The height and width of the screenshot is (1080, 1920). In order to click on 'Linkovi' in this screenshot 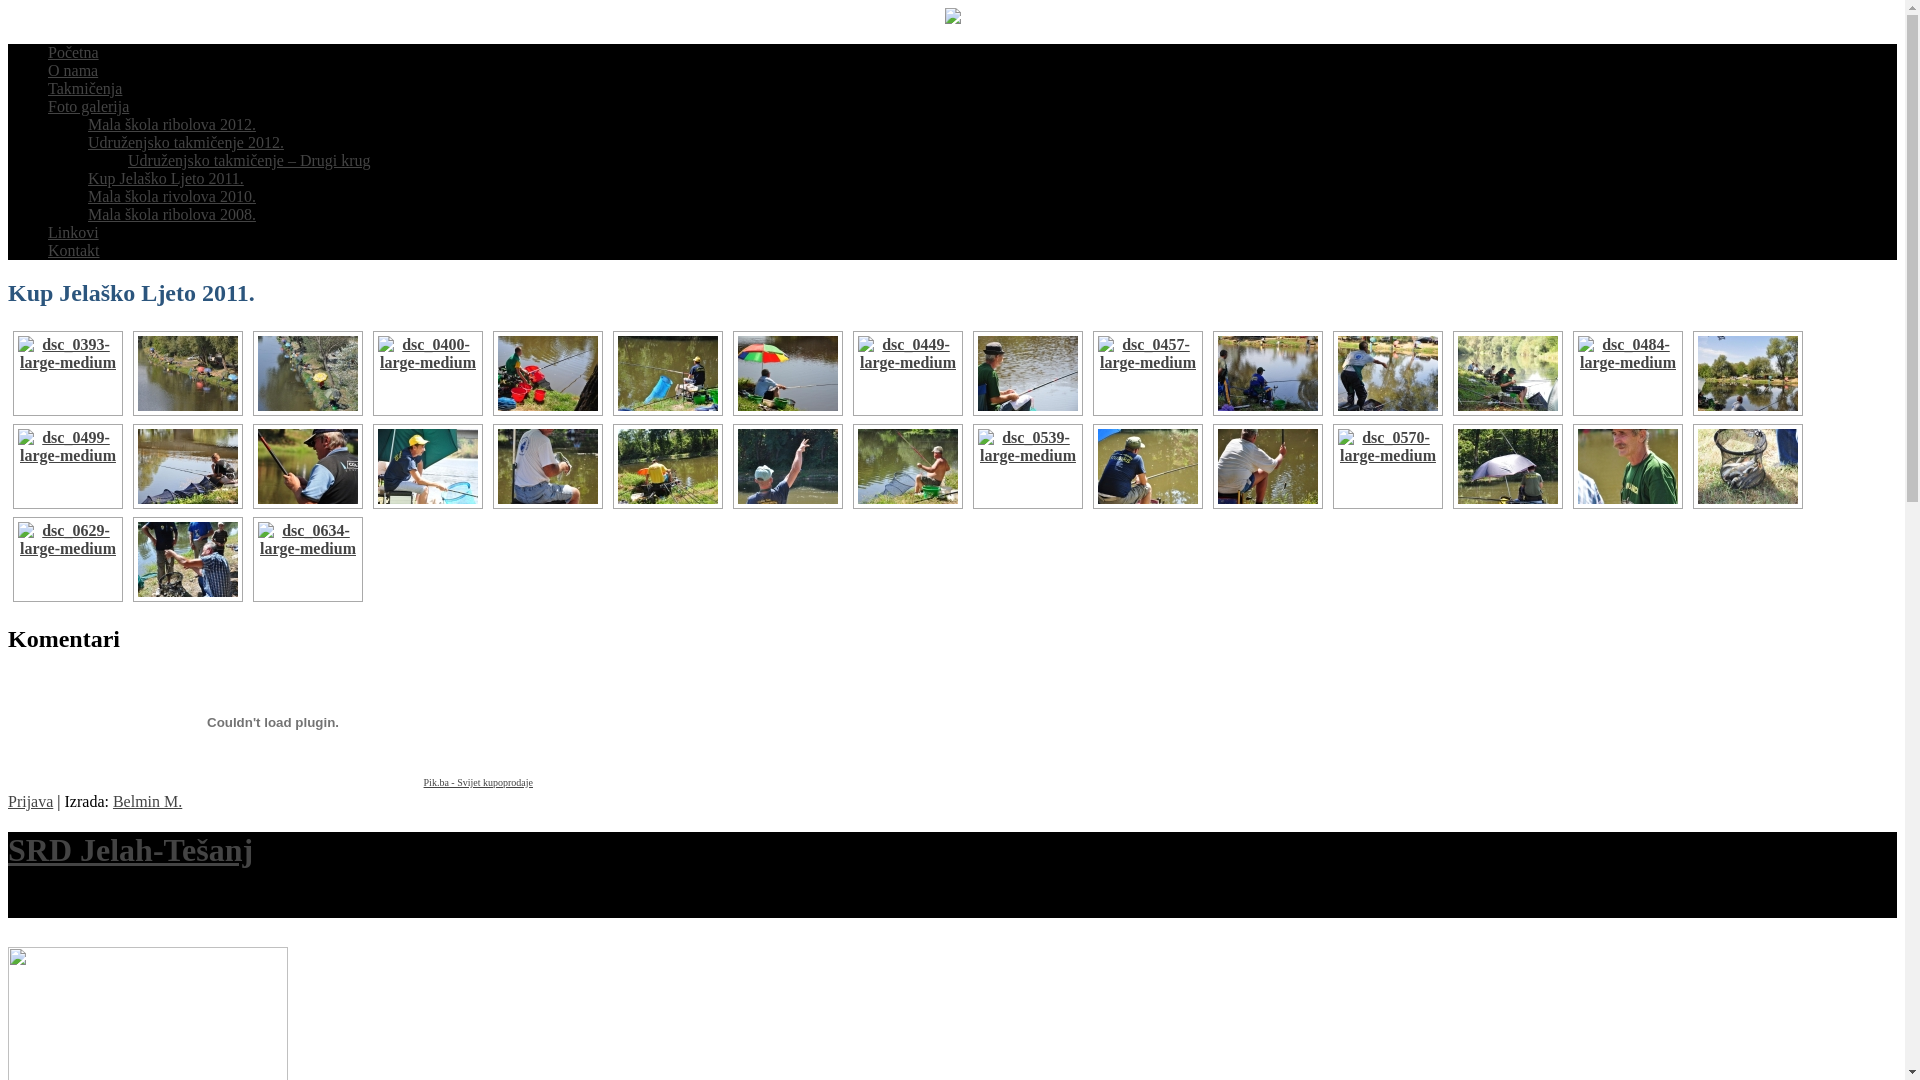, I will do `click(73, 231)`.